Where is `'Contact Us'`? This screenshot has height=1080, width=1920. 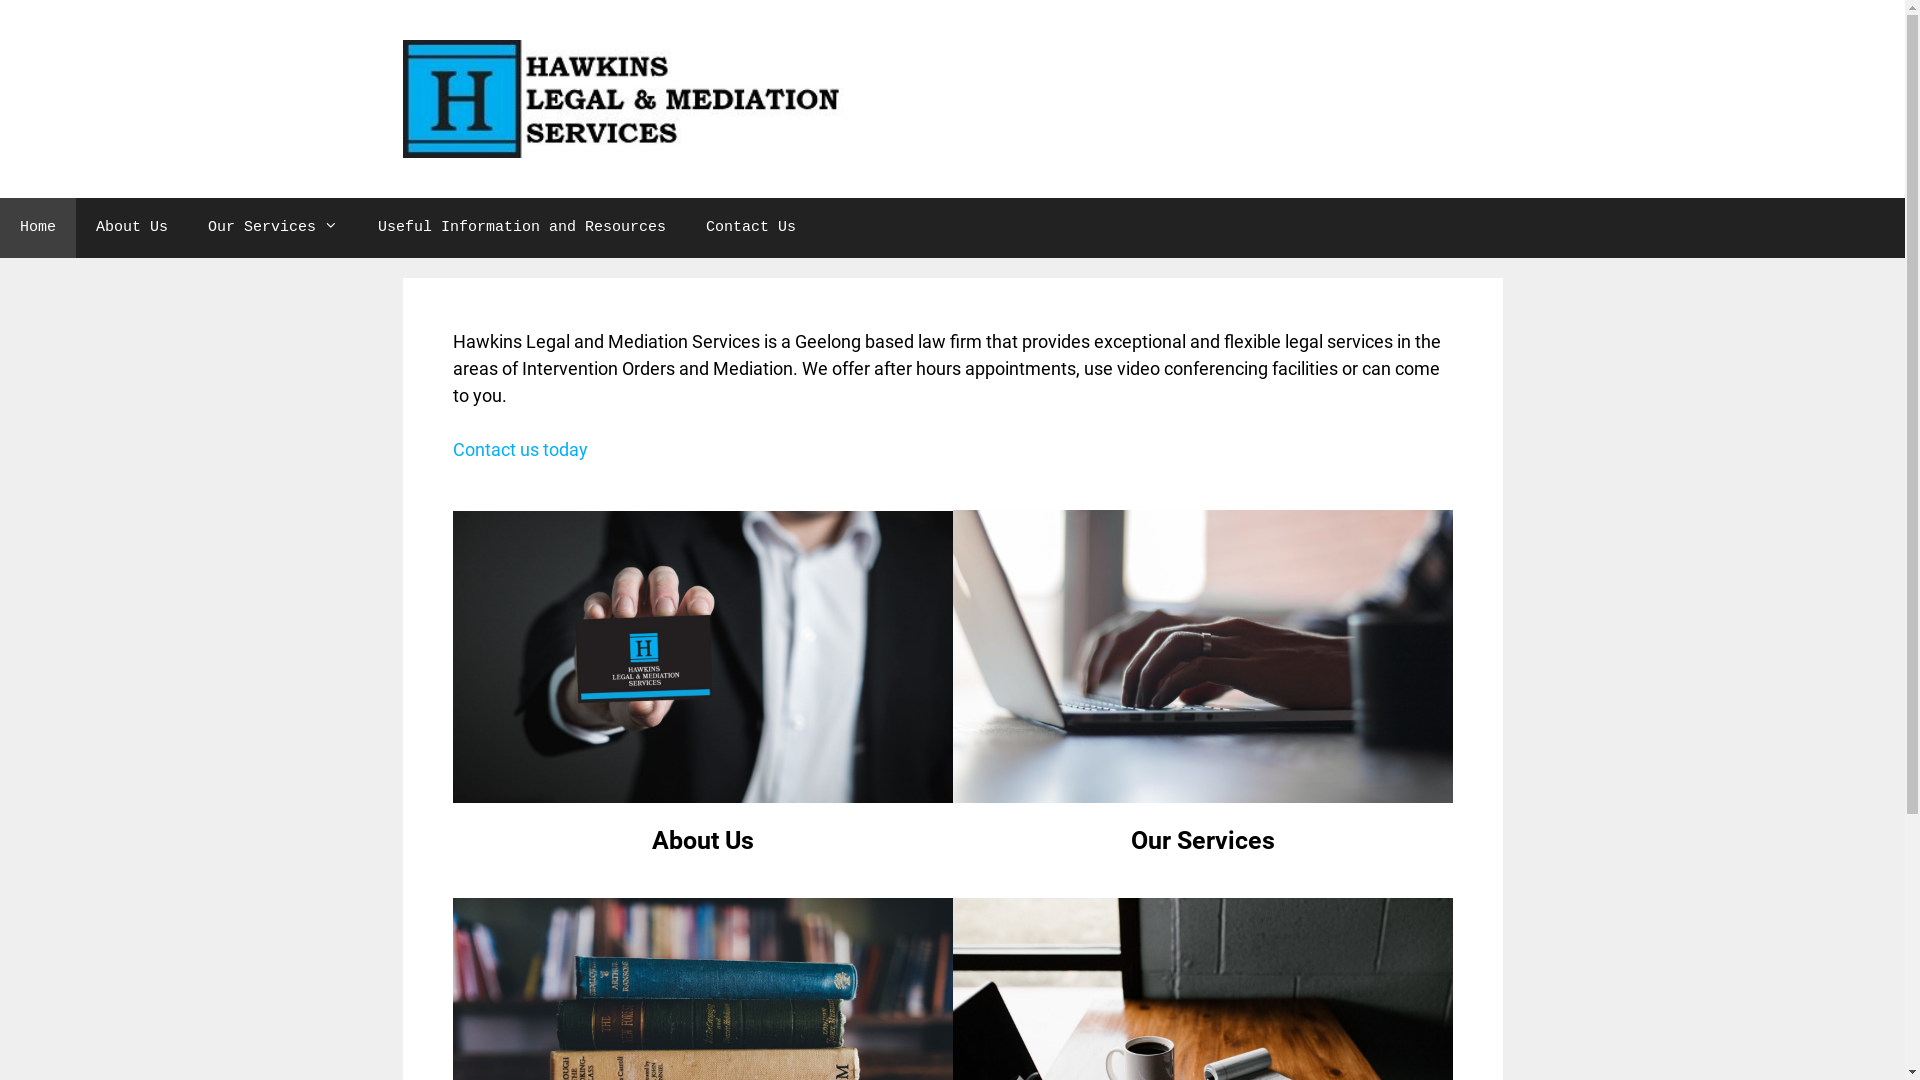
'Contact Us' is located at coordinates (749, 226).